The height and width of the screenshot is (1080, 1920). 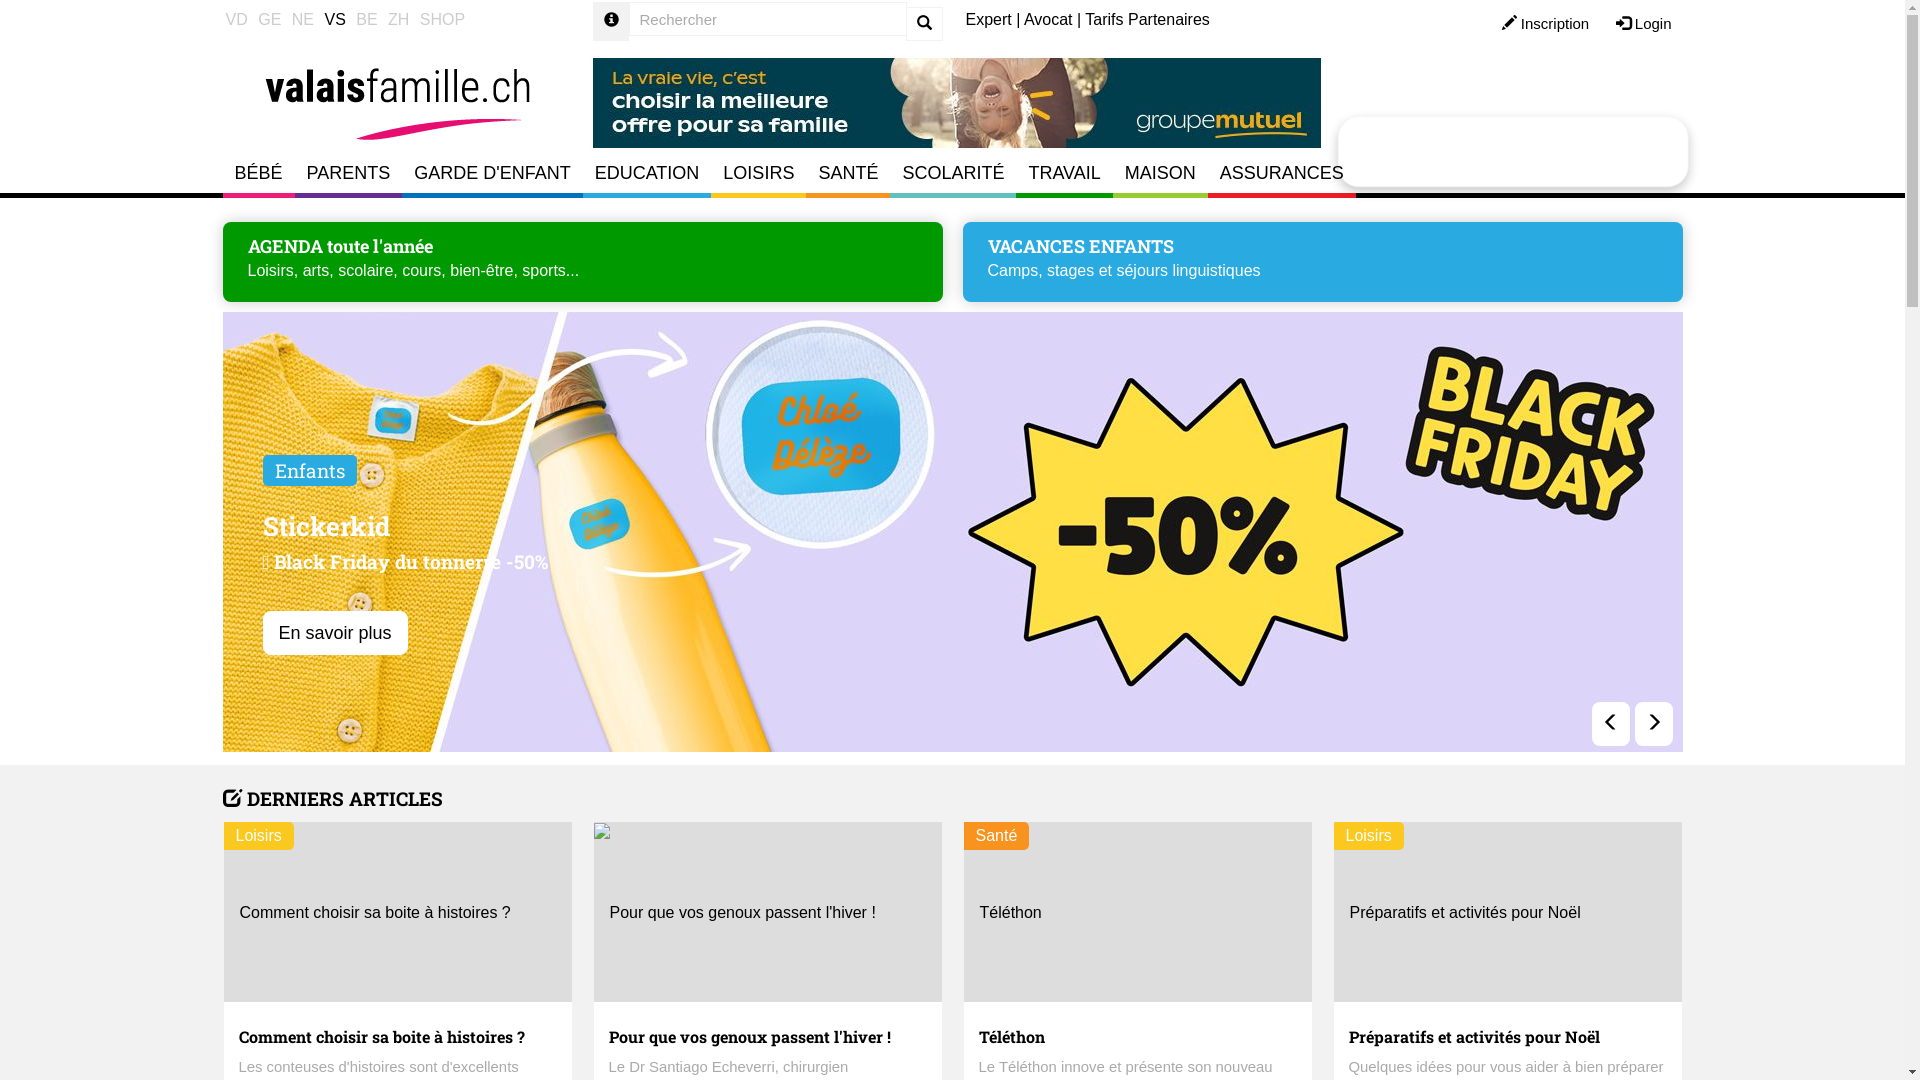 I want to click on 'Accueil Valais Famillle', so click(x=397, y=94).